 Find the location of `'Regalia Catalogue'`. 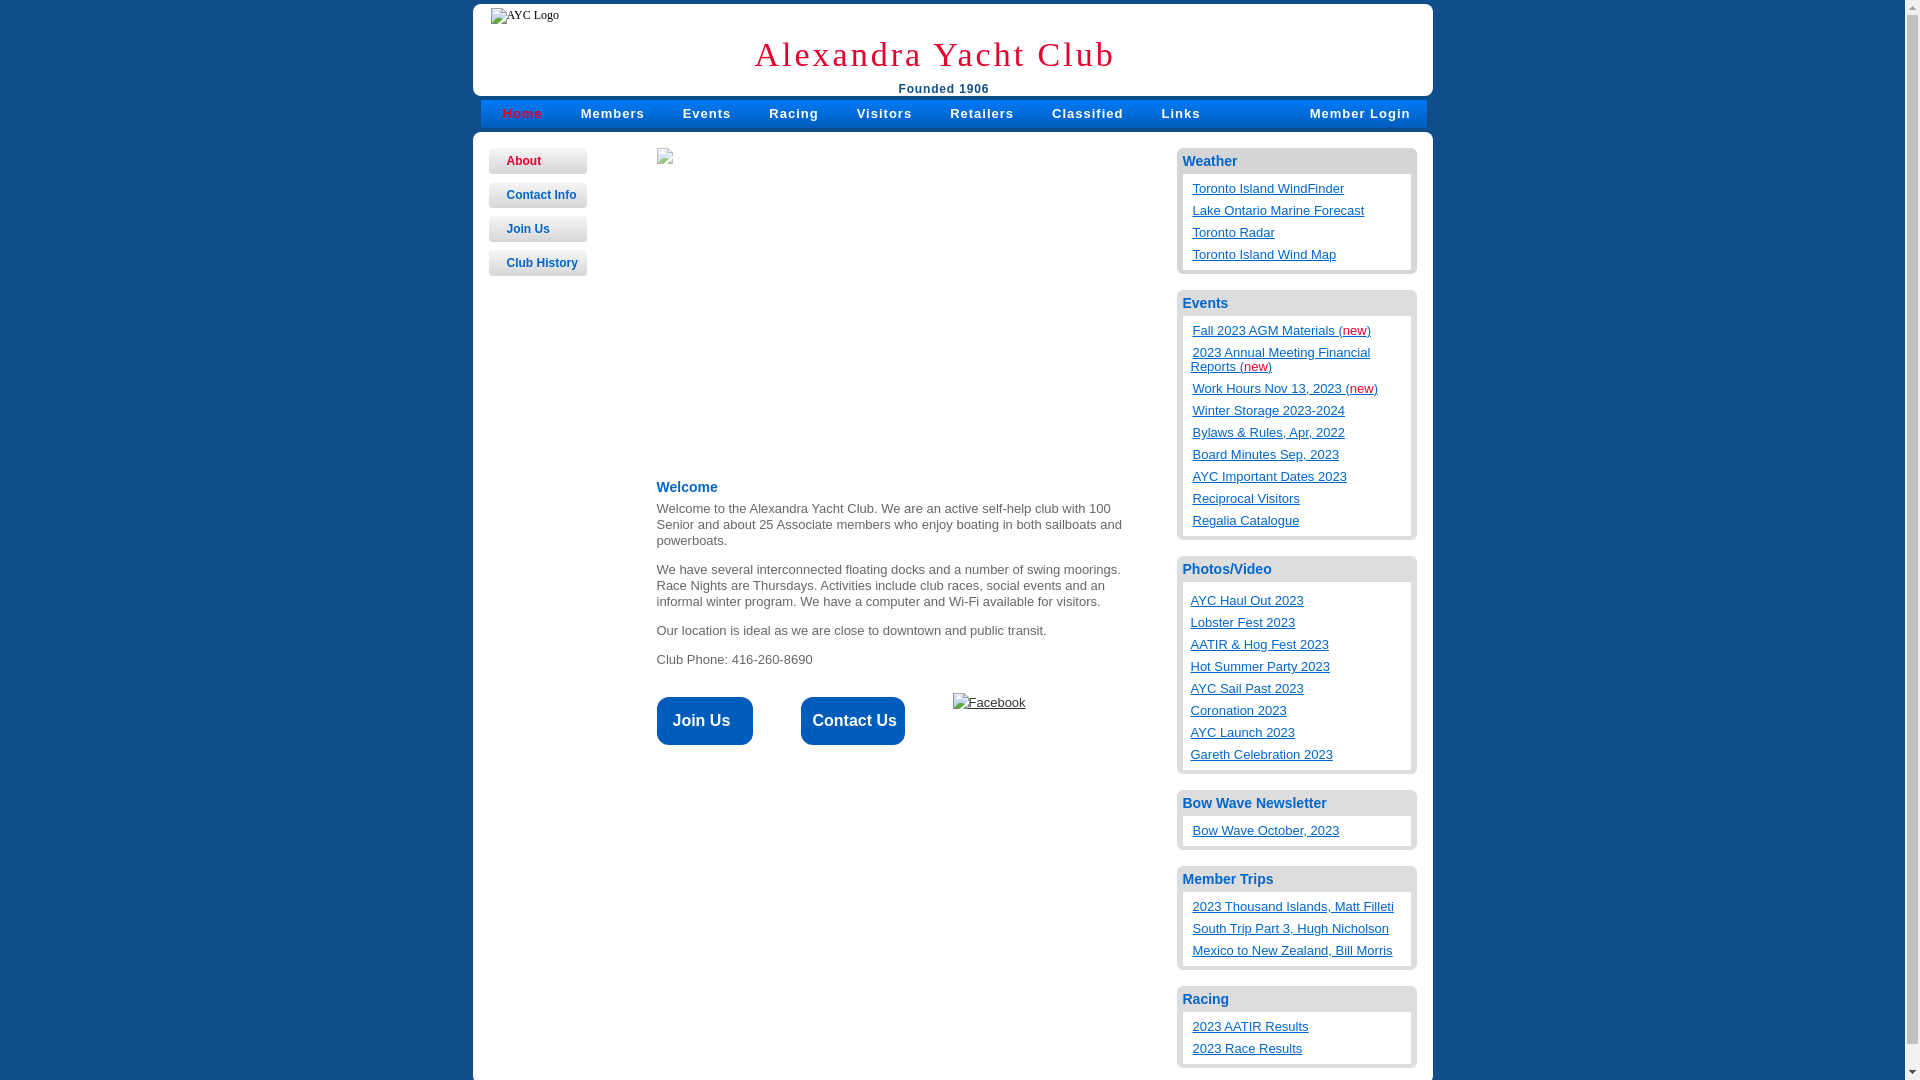

'Regalia Catalogue' is located at coordinates (1300, 515).